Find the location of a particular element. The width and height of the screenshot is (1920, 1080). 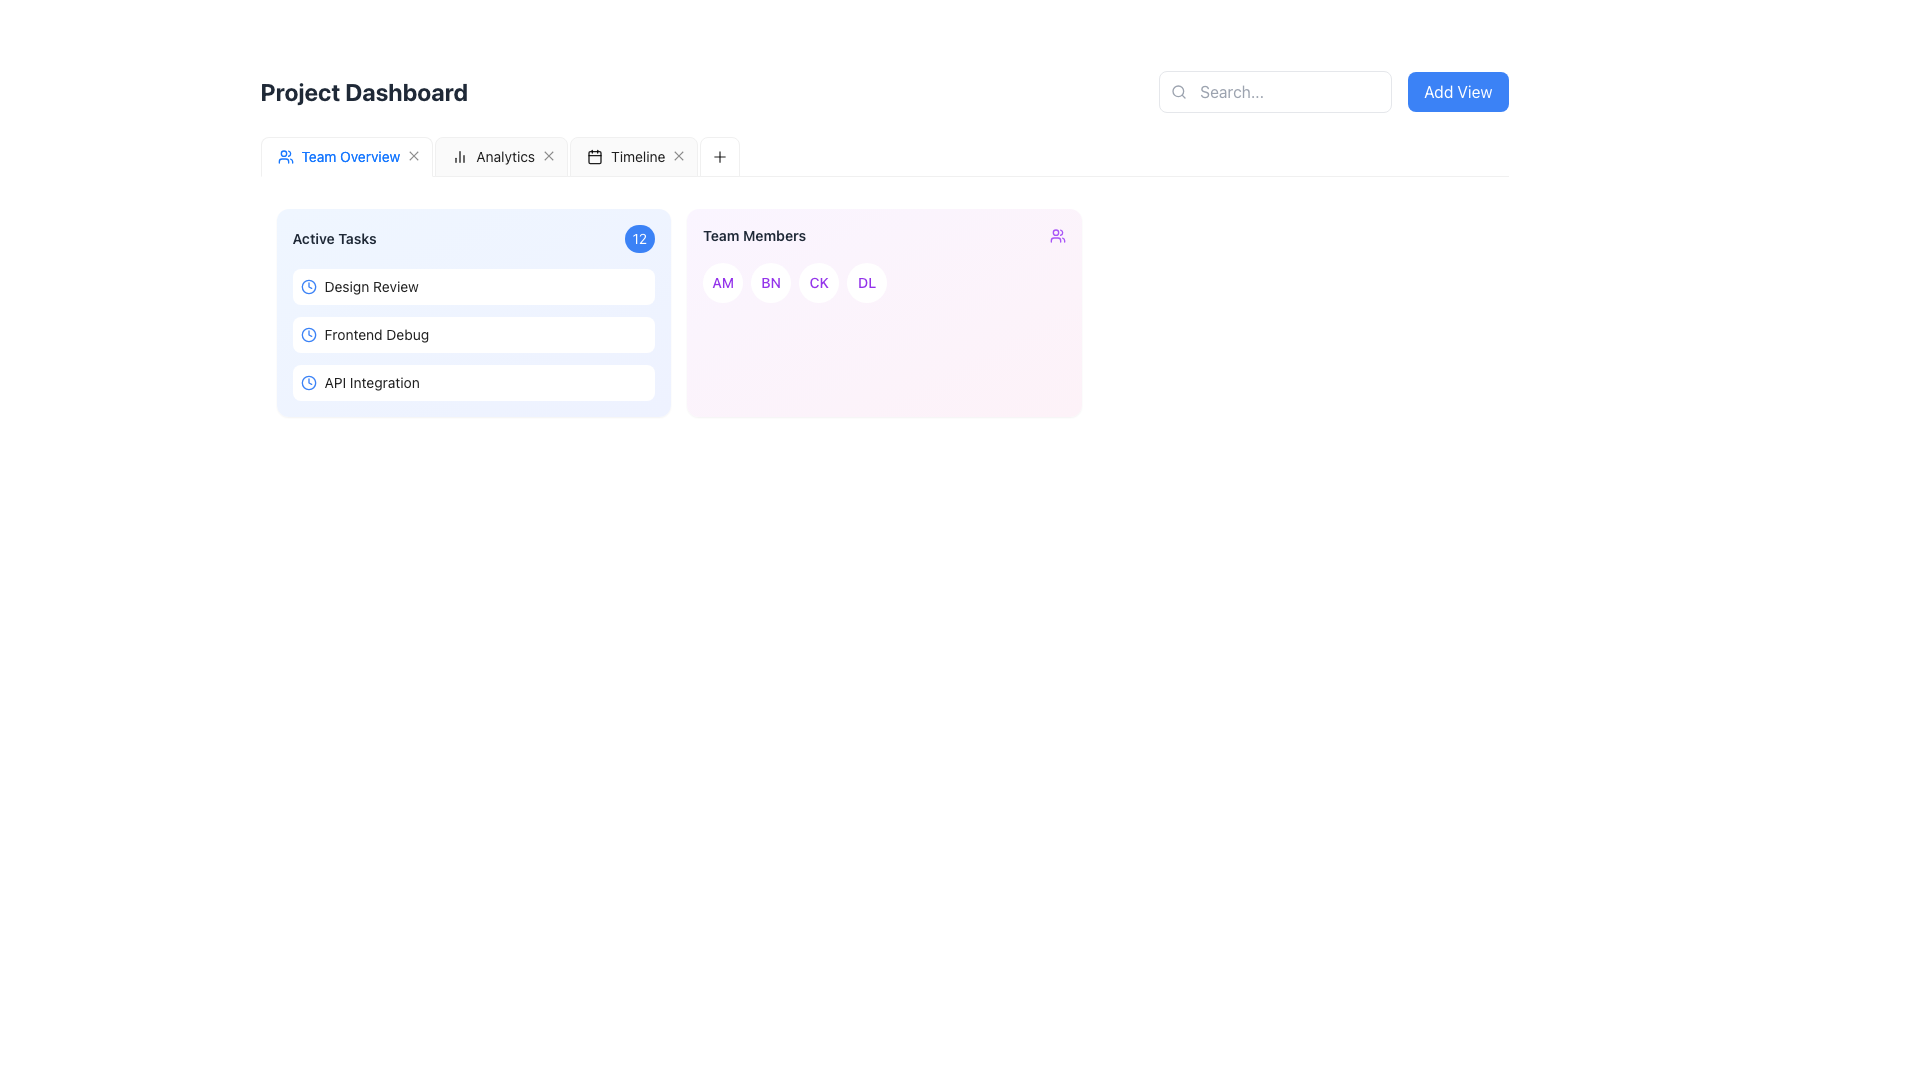

the 'Add Tab' button located at the far-right end of the navigation bar, which is positioned after 'Team Overview,' 'Analytics,' and 'Timeline.' is located at coordinates (720, 156).